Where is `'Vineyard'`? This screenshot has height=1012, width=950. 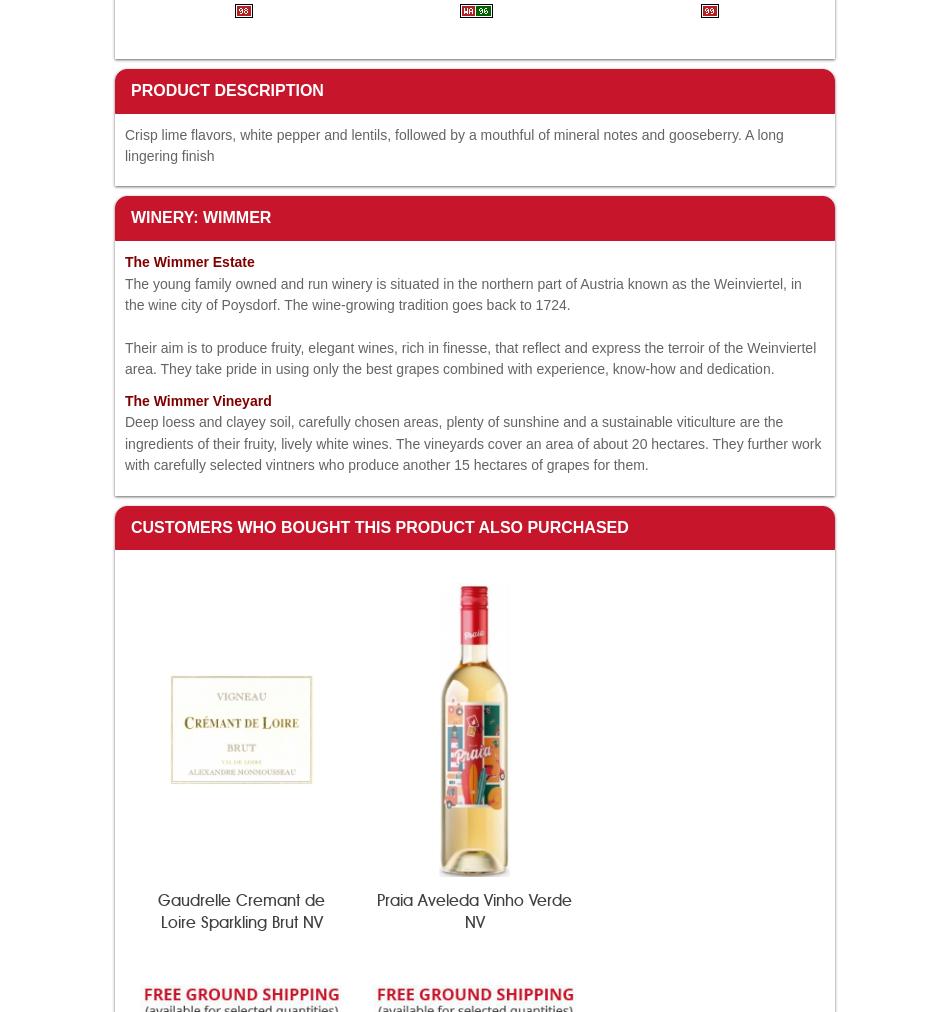
'Vineyard' is located at coordinates (240, 400).